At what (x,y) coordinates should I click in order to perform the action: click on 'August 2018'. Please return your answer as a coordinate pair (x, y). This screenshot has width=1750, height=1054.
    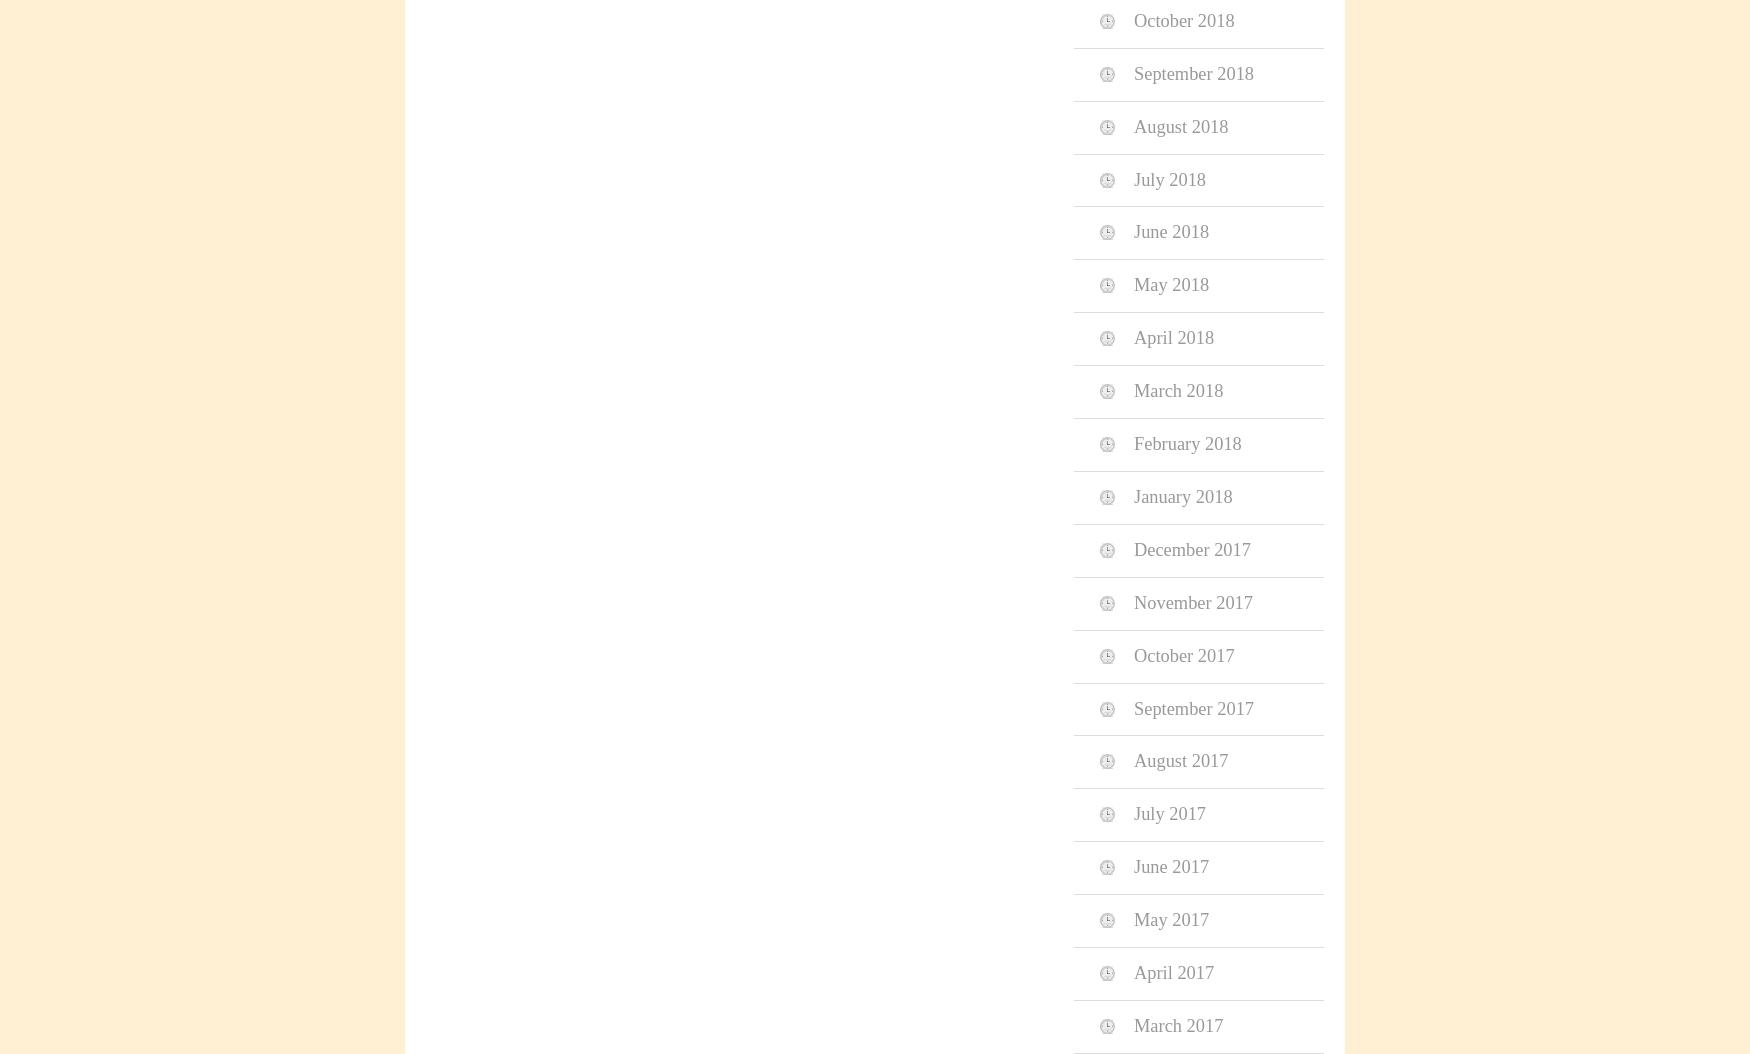
    Looking at the image, I should click on (1133, 125).